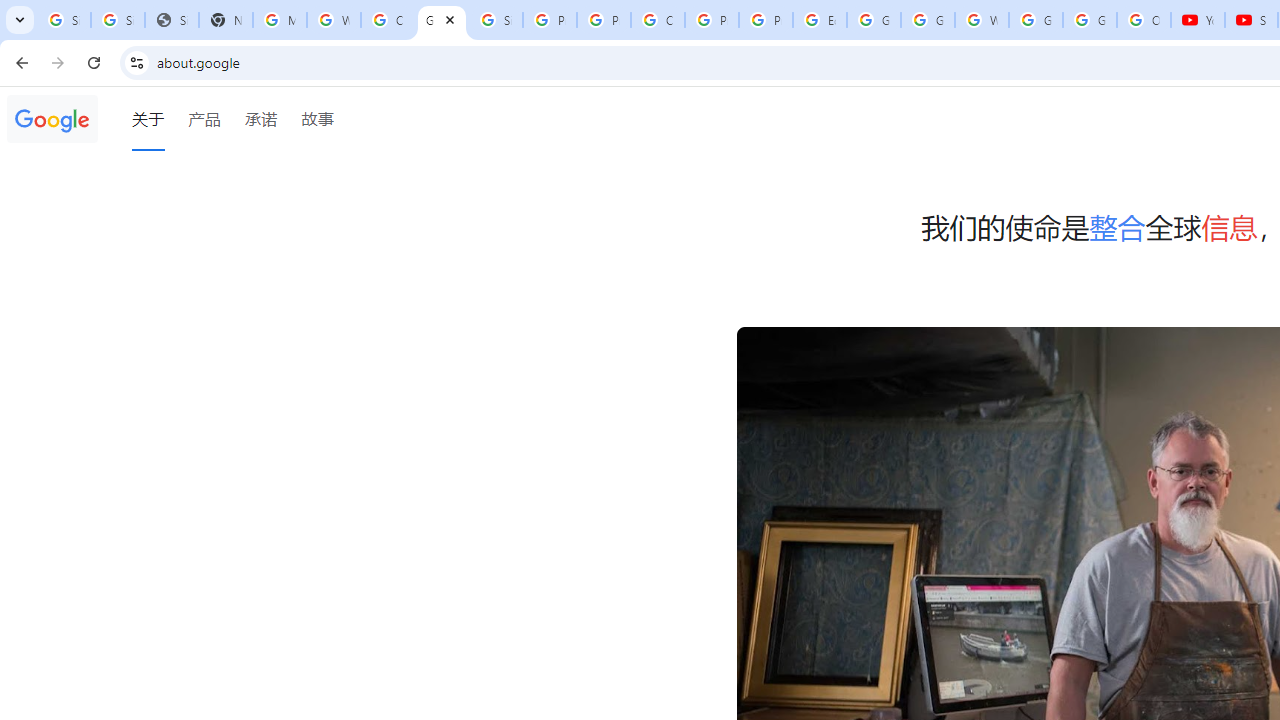  I want to click on 'Google', so click(52, 119).